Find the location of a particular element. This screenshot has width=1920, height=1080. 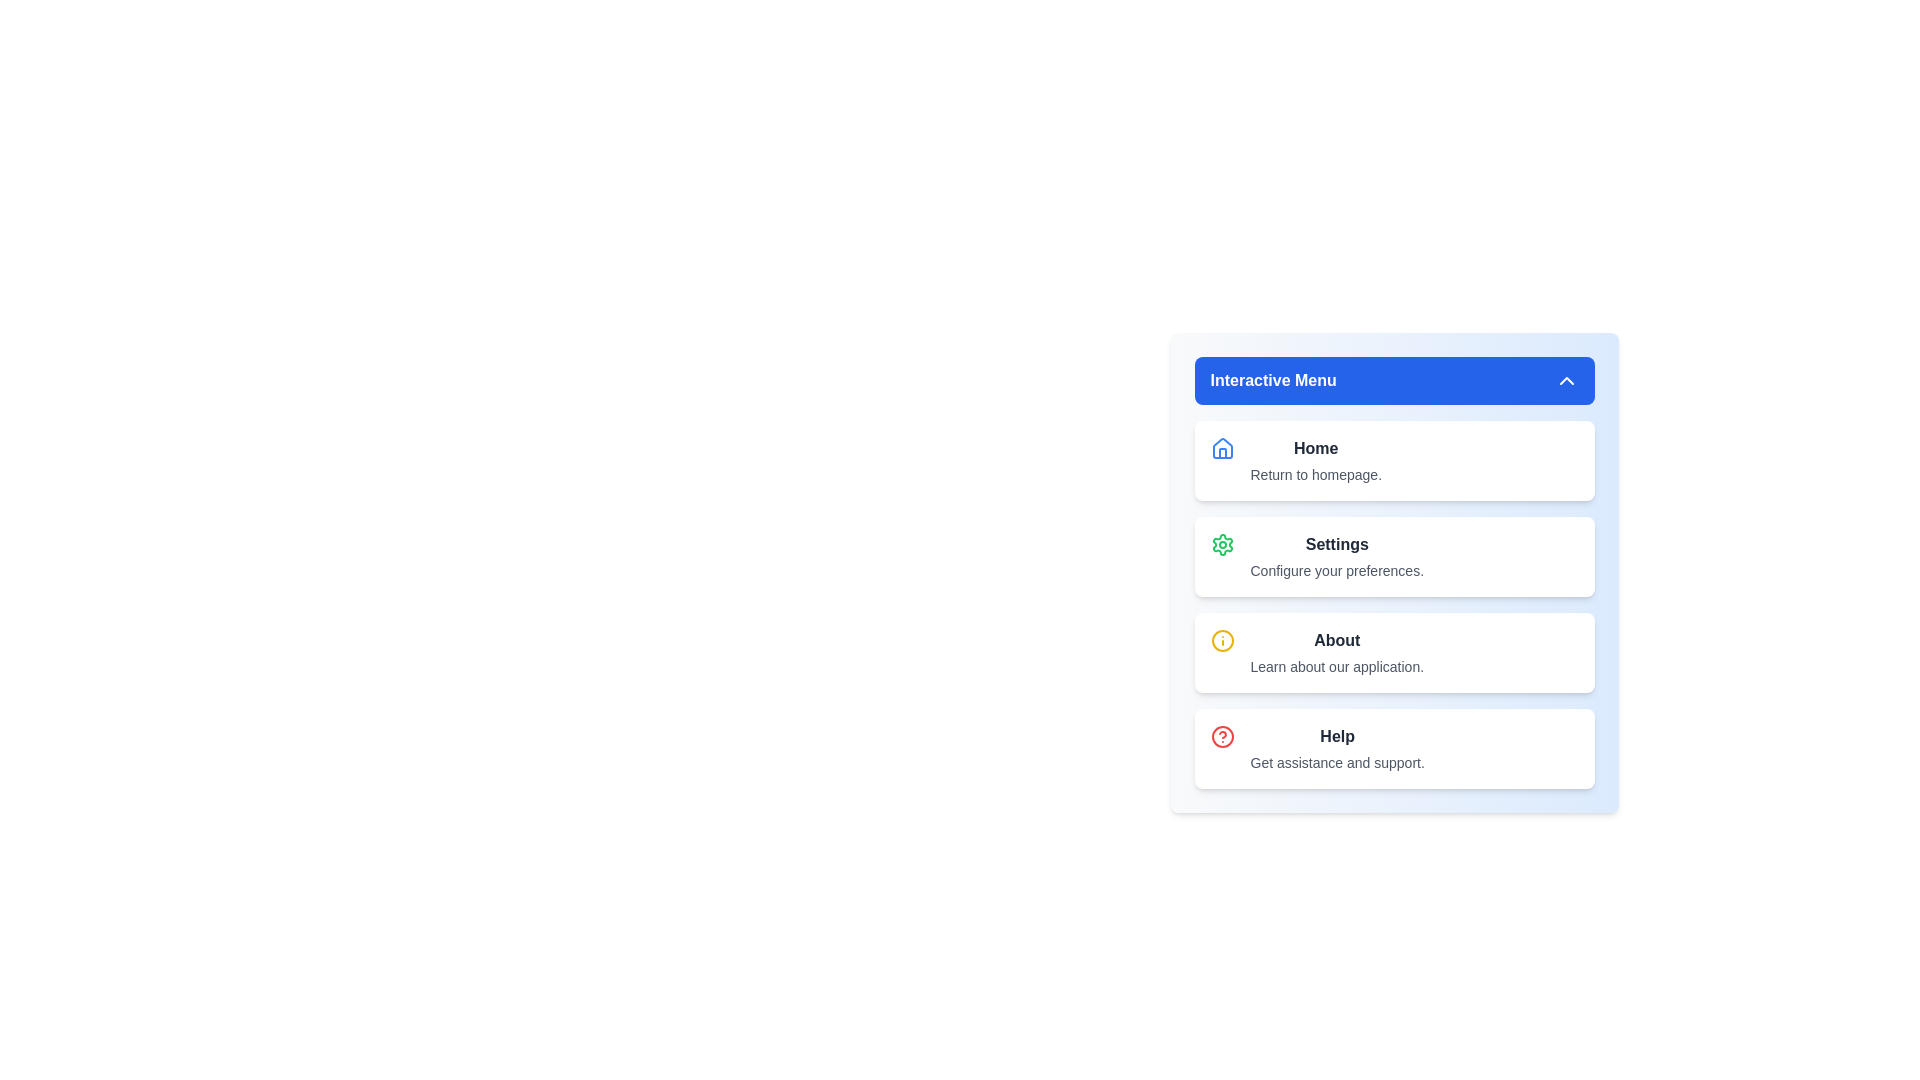

the 'About' menu entry in the 'Interactive Menu' located in the right-center of the interface, which is the third option below 'Settings' and above 'Help' is located at coordinates (1337, 652).